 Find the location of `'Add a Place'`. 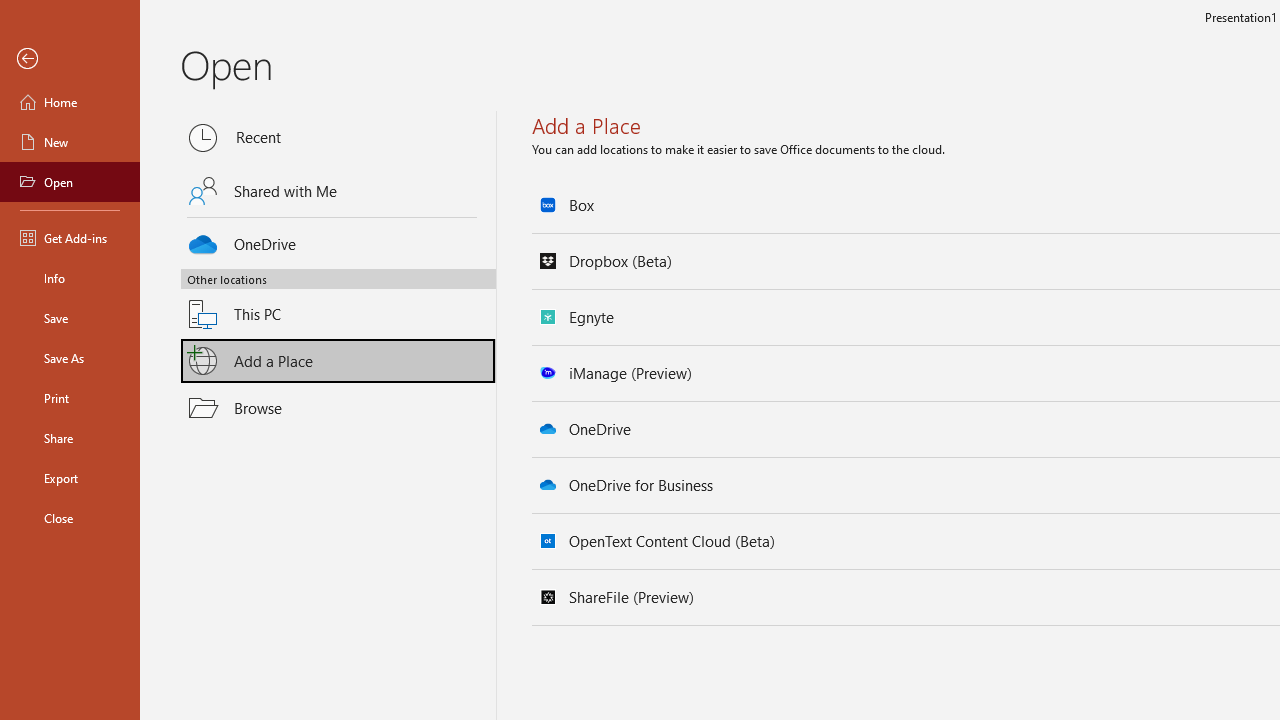

'Add a Place' is located at coordinates (338, 361).